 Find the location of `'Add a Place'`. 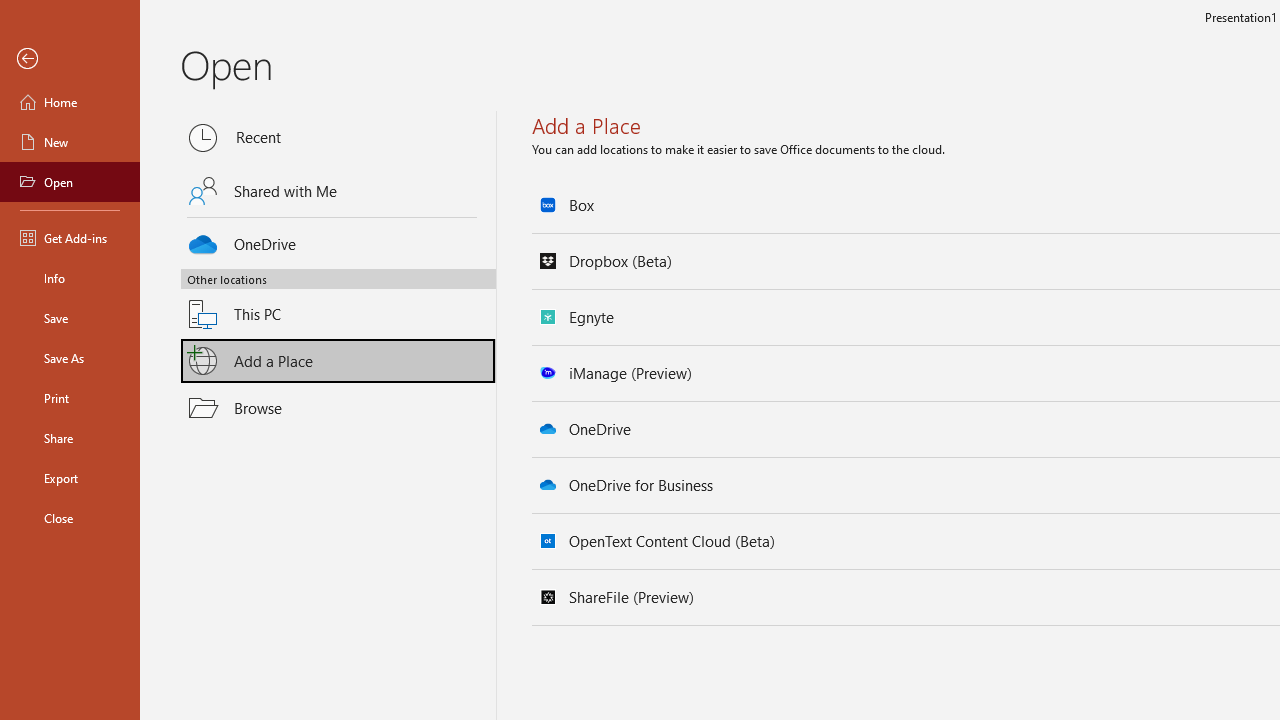

'Add a Place' is located at coordinates (338, 361).